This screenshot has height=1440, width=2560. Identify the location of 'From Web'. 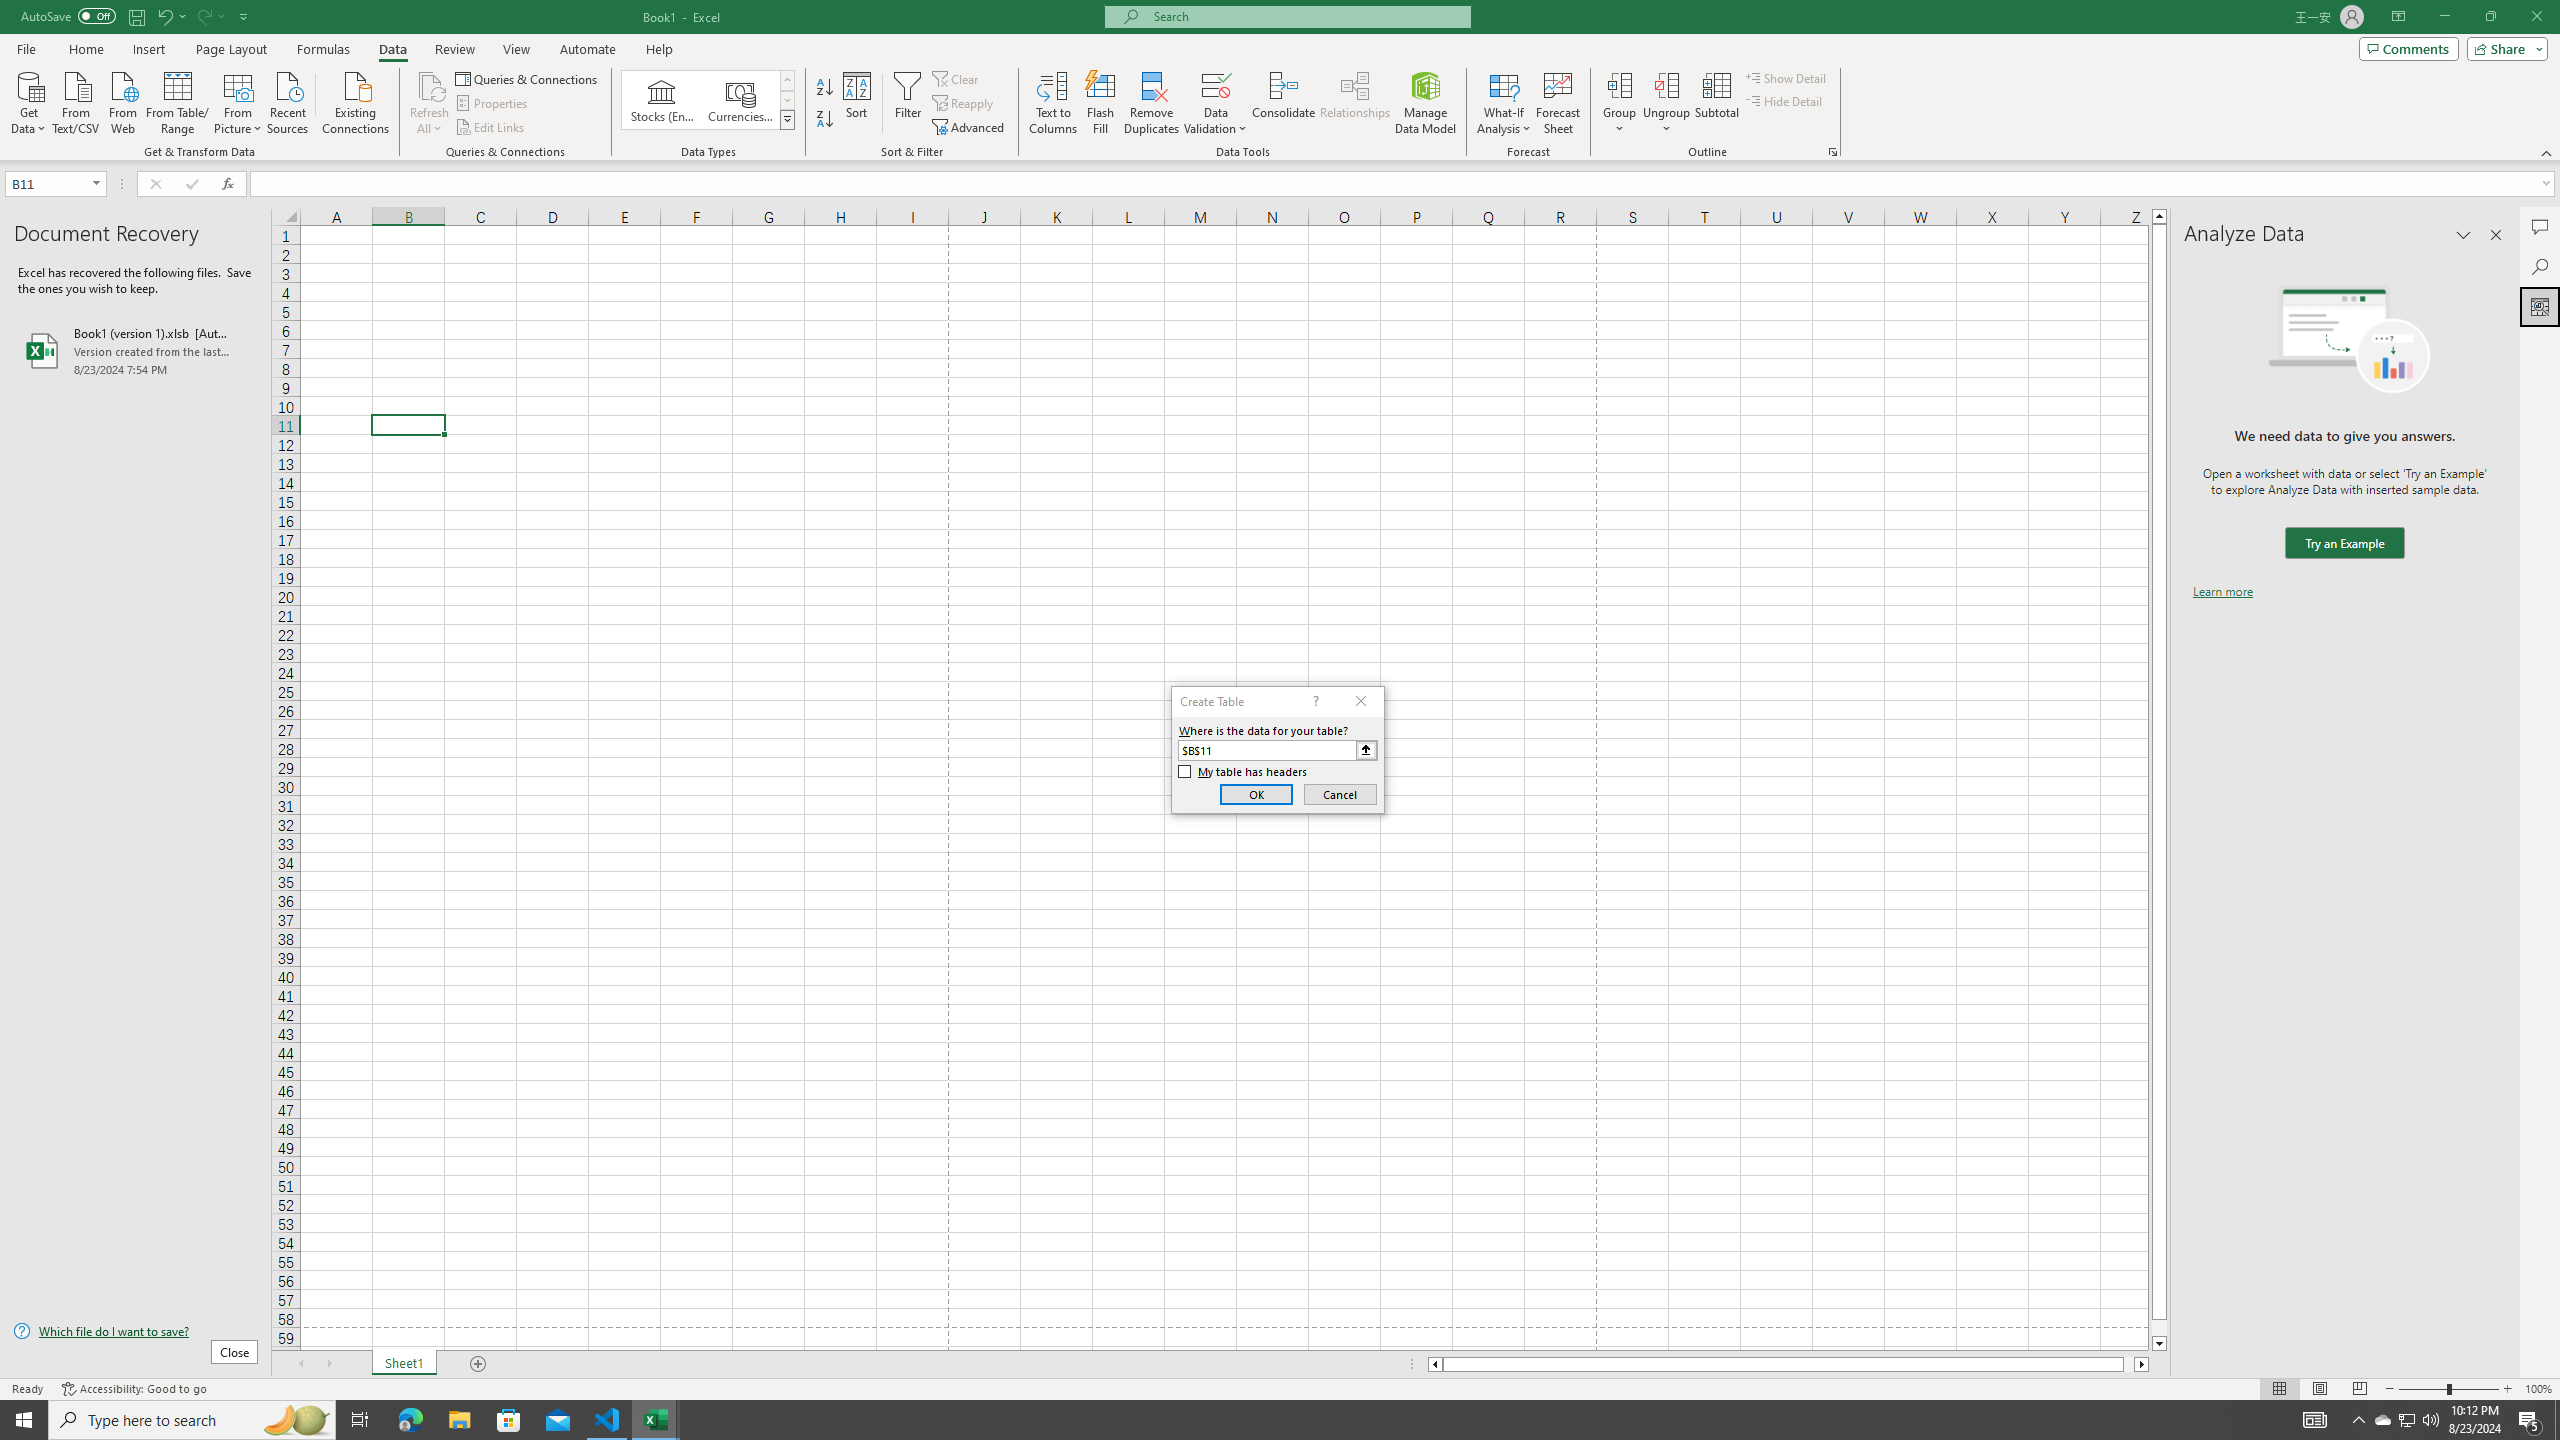
(122, 100).